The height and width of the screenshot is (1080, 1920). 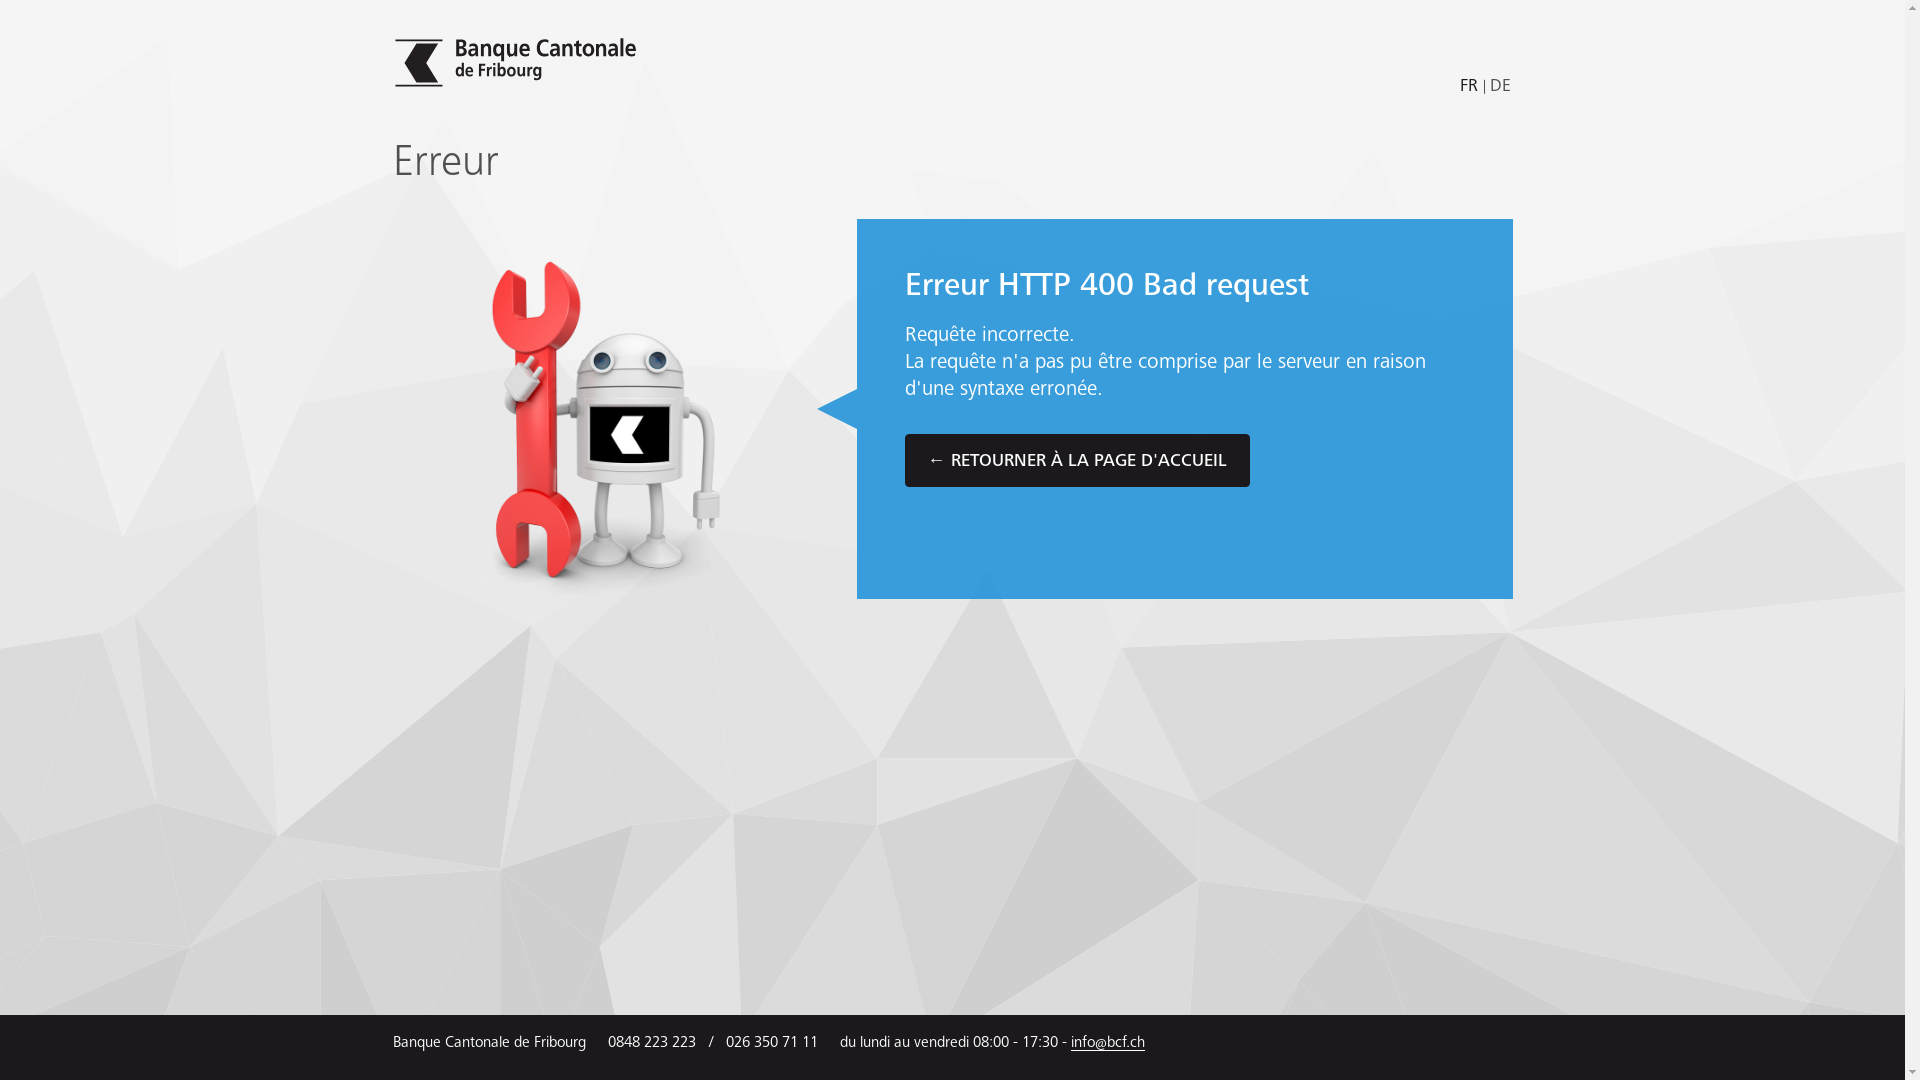 What do you see at coordinates (1471, 86) in the screenshot?
I see `'FR'` at bounding box center [1471, 86].